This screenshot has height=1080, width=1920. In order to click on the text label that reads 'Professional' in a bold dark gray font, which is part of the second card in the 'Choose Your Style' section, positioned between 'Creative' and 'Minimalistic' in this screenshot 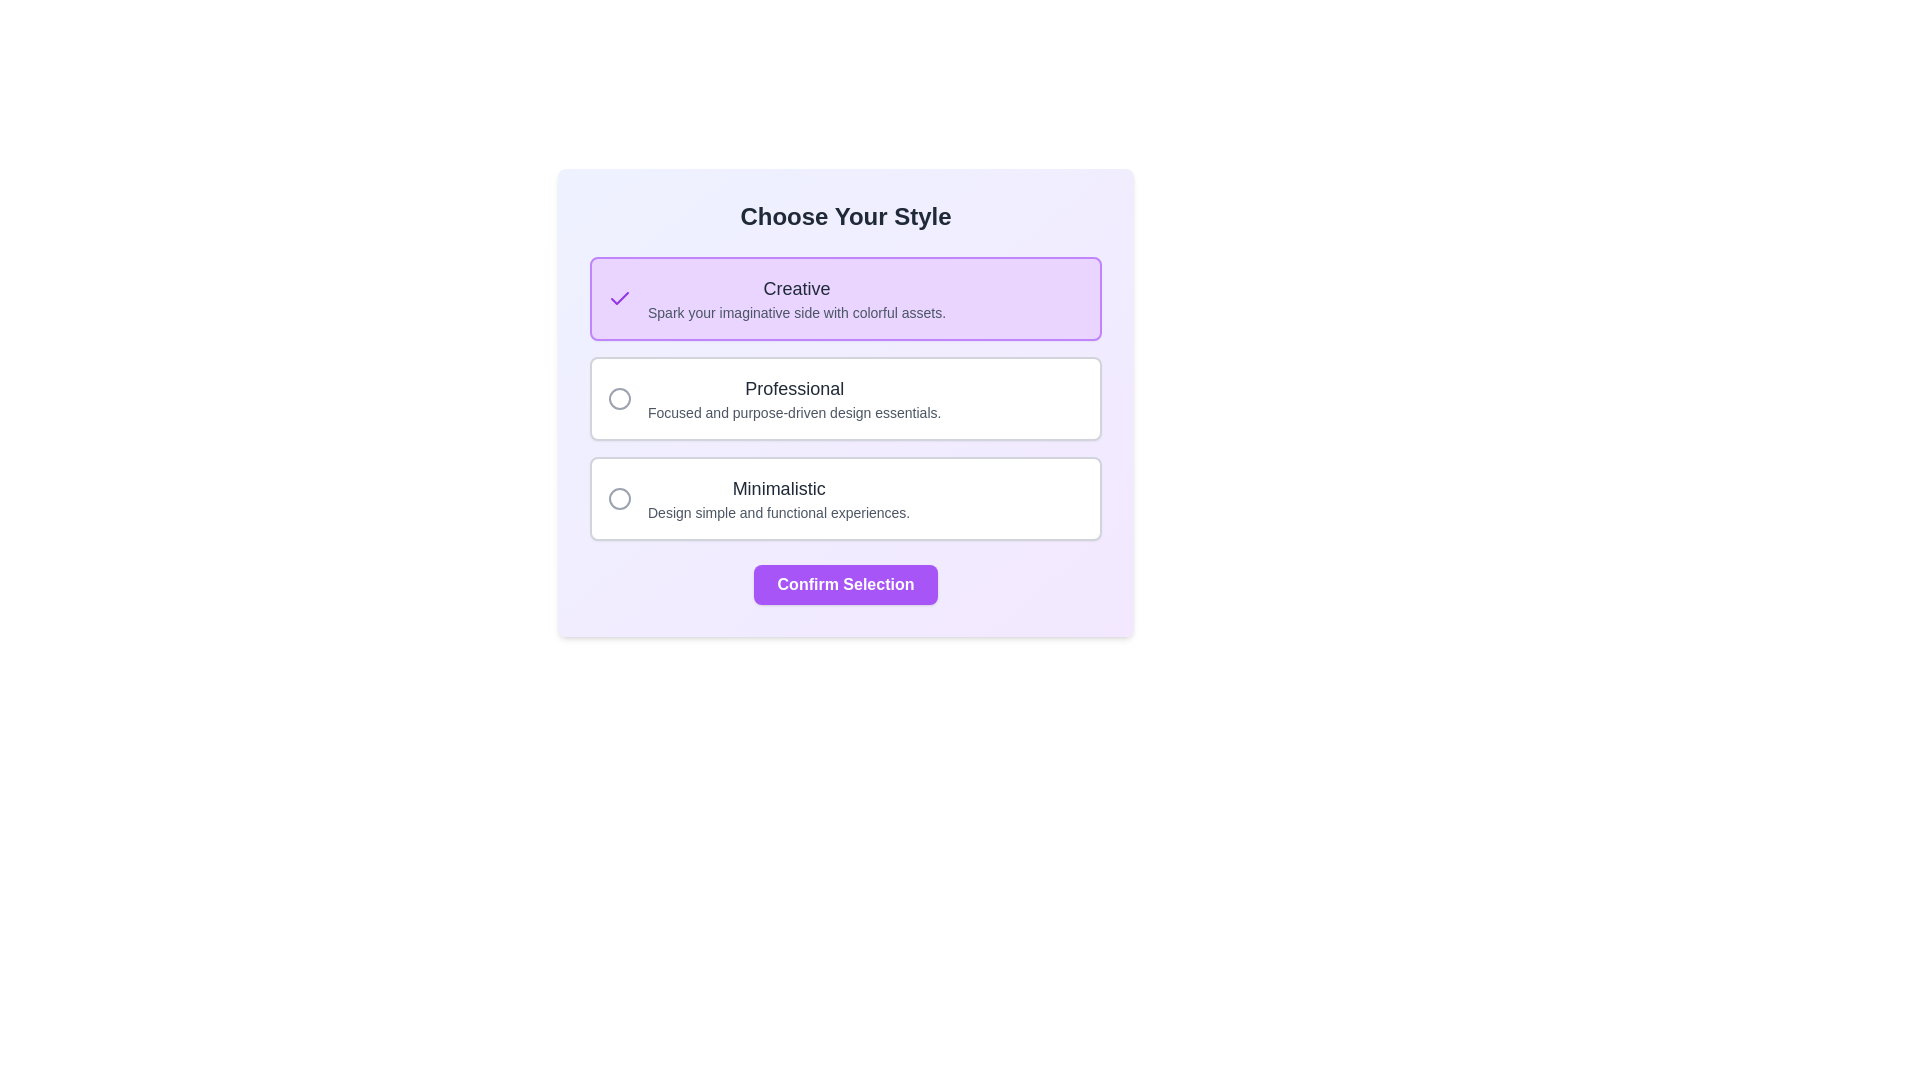, I will do `click(793, 398)`.